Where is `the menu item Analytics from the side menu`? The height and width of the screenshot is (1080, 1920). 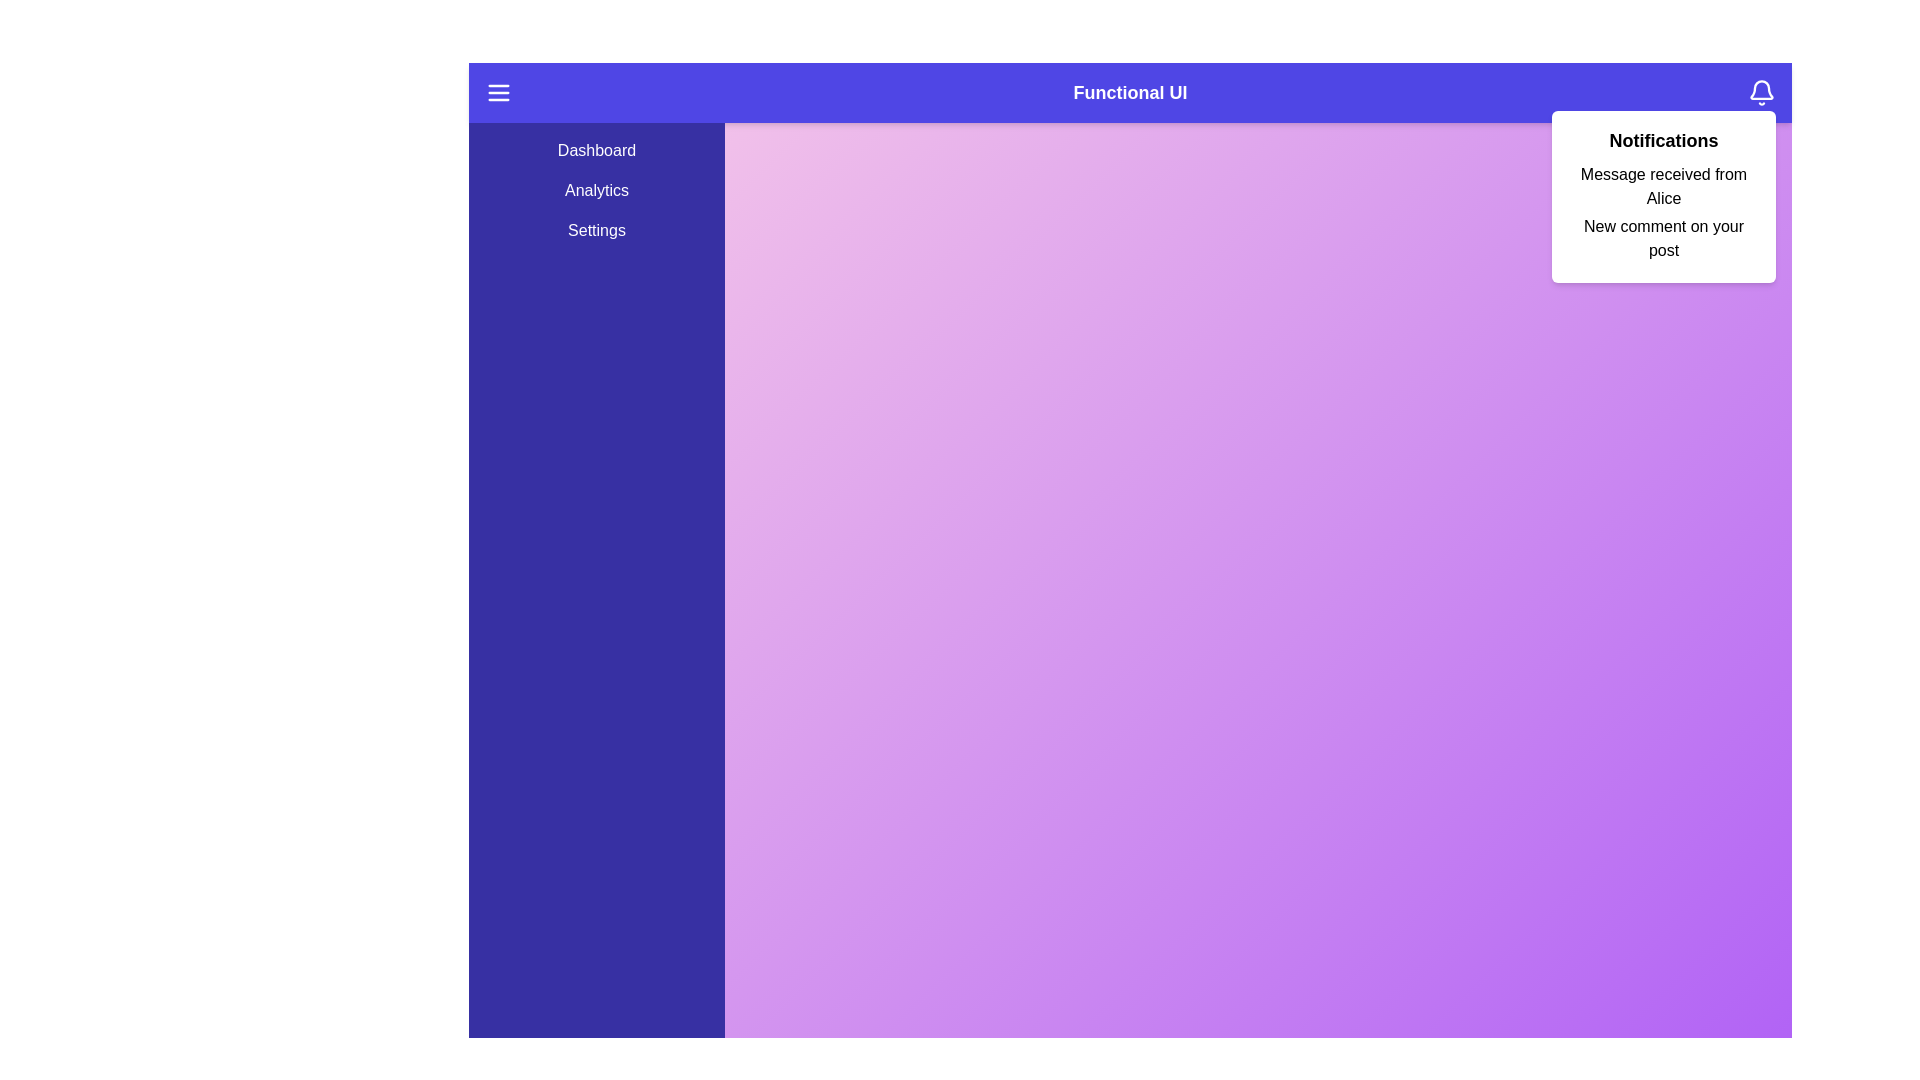
the menu item Analytics from the side menu is located at coordinates (595, 191).